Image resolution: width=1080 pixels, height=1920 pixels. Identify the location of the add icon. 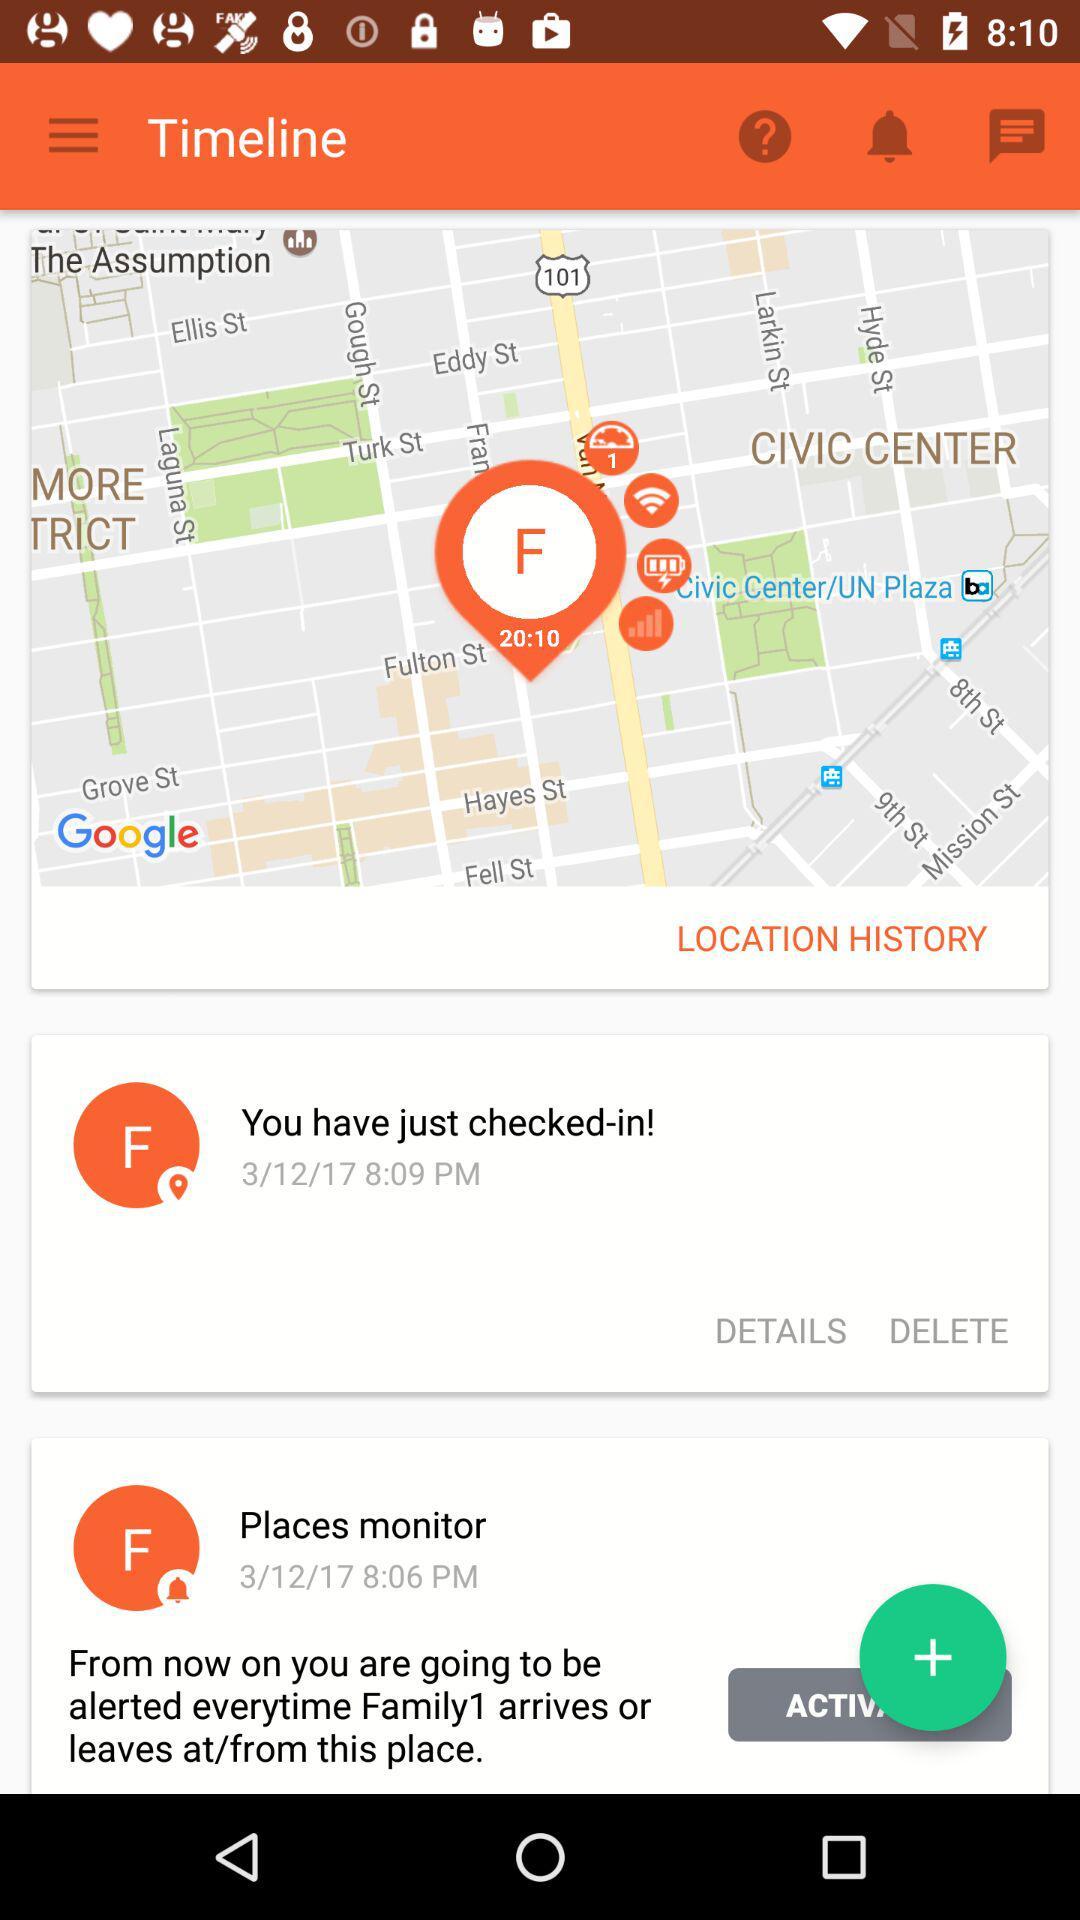
(933, 1657).